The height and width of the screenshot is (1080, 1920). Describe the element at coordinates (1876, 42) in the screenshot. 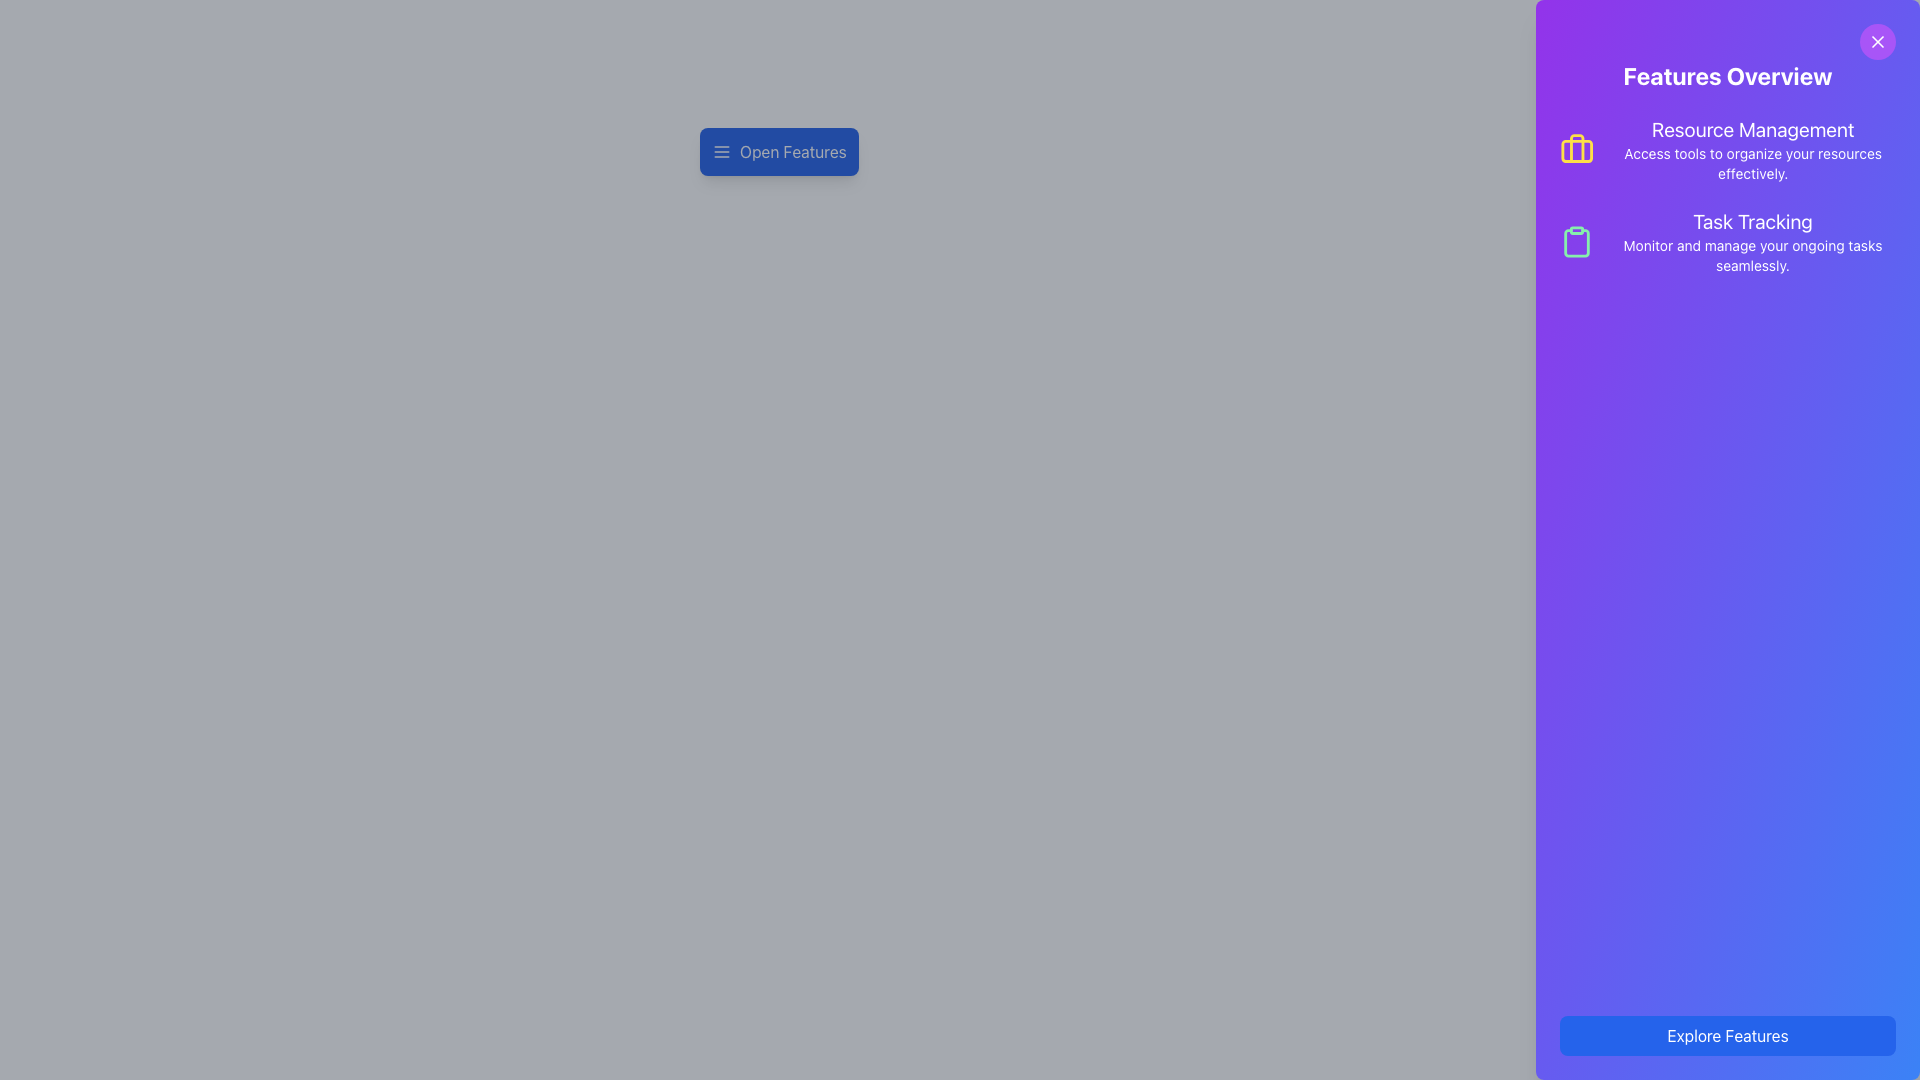

I see `the small purple circular button with an 'X' icon located at the top-right corner of the 'Features Overview' panel` at that location.